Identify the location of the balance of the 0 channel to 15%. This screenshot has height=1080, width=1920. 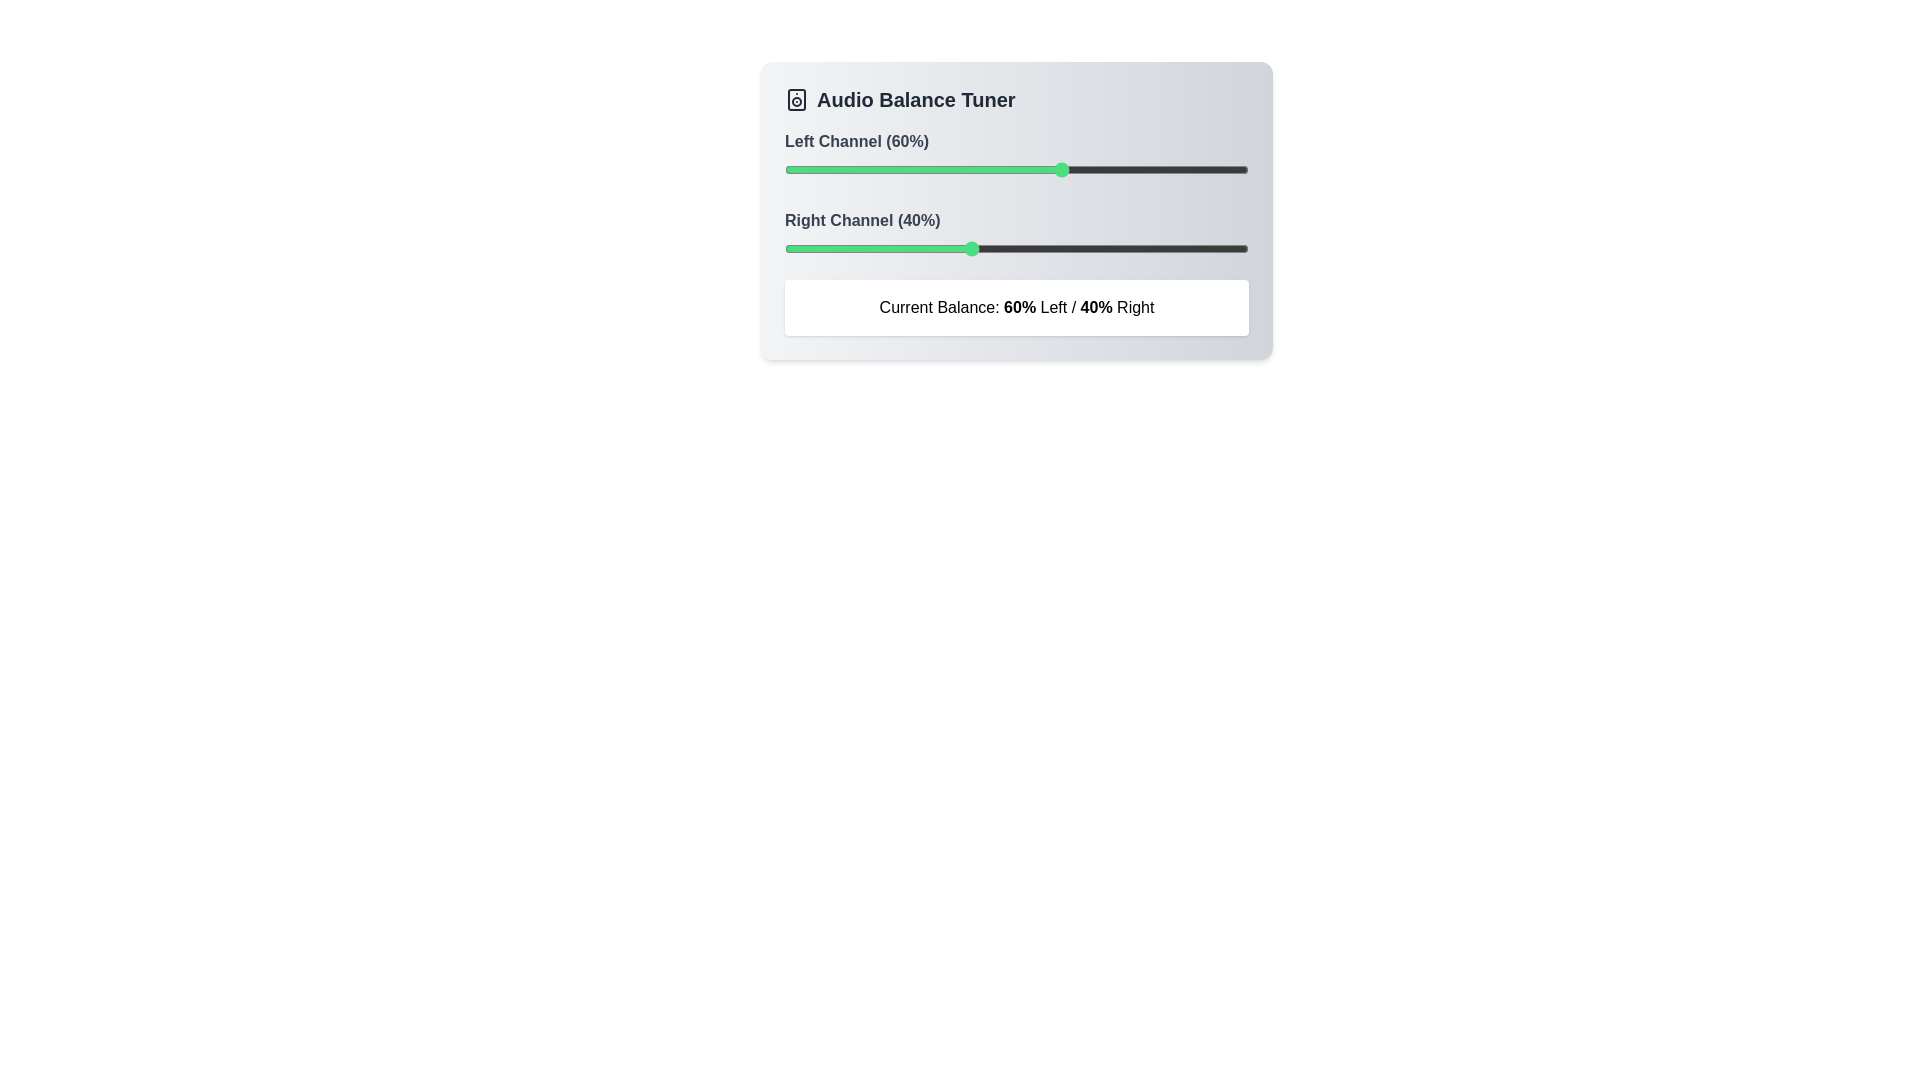
(854, 168).